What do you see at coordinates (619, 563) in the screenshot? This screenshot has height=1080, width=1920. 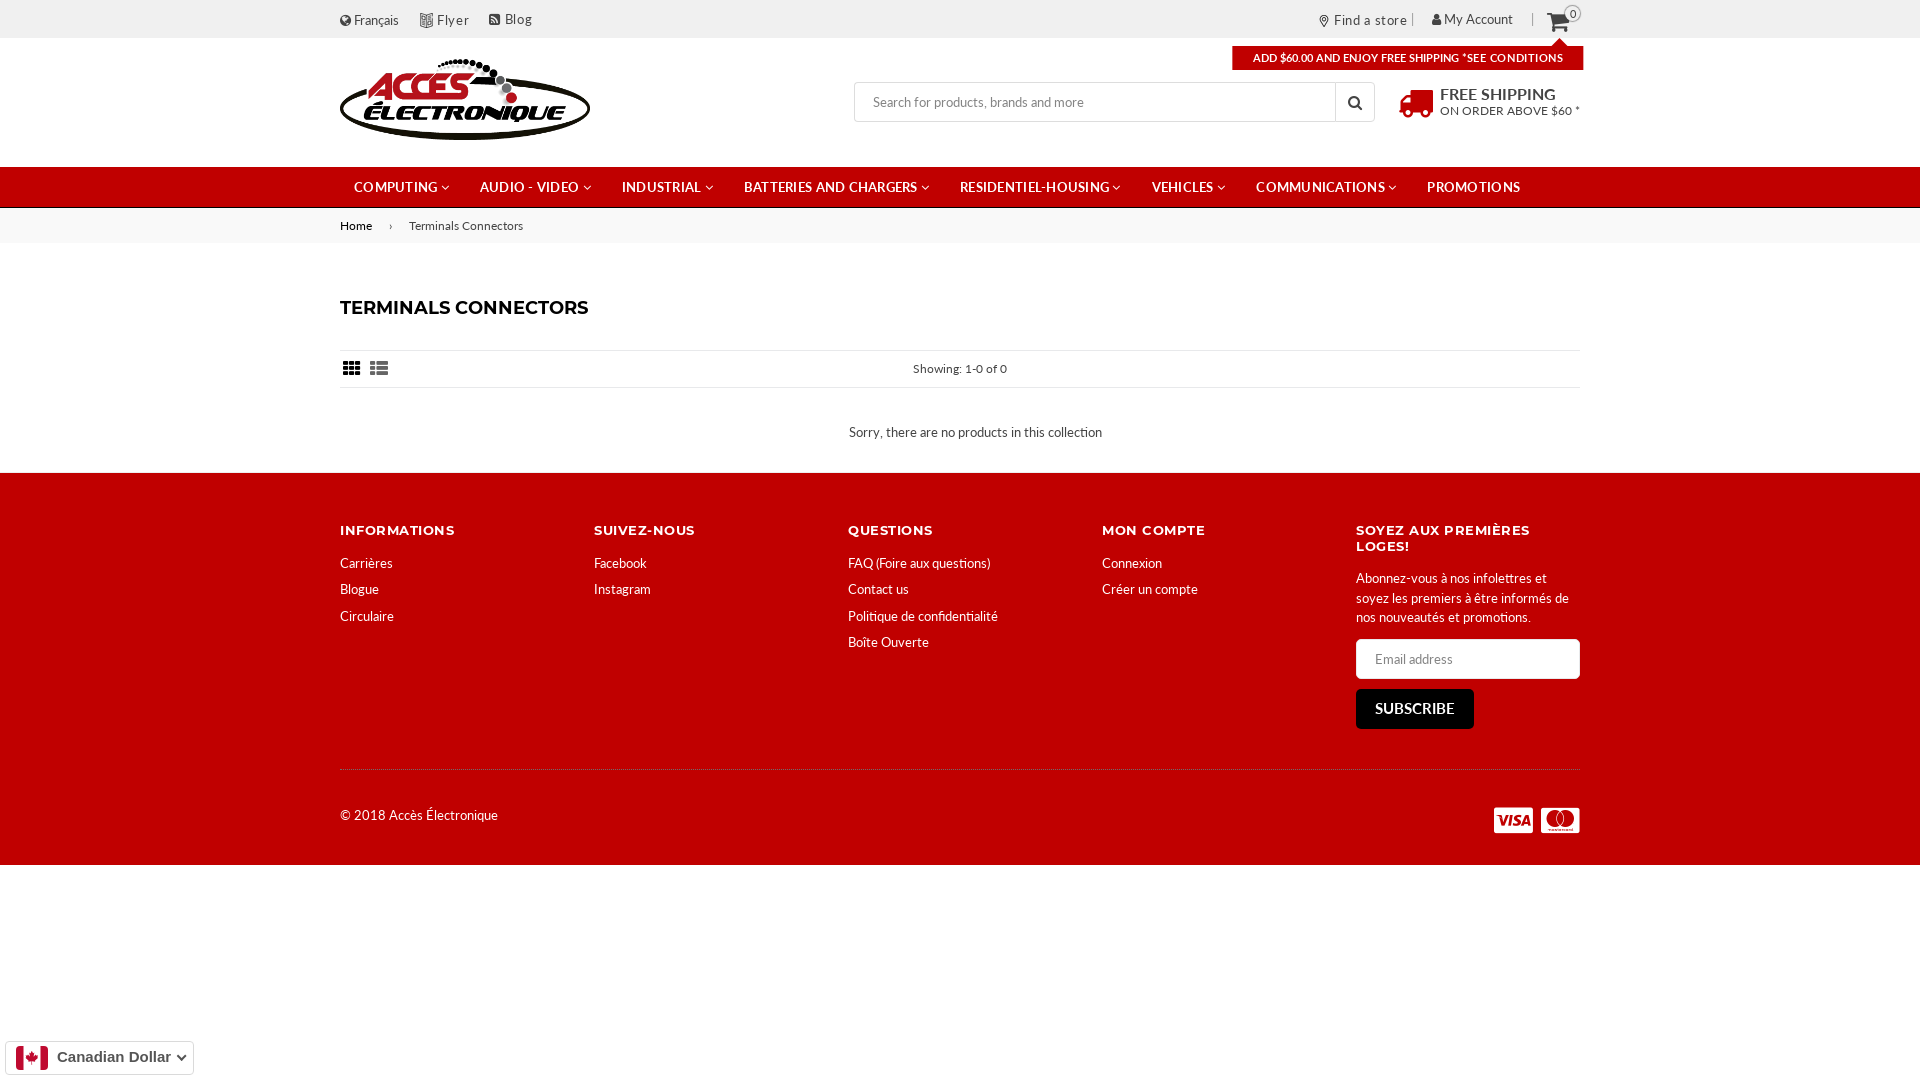 I see `'Facebook'` at bounding box center [619, 563].